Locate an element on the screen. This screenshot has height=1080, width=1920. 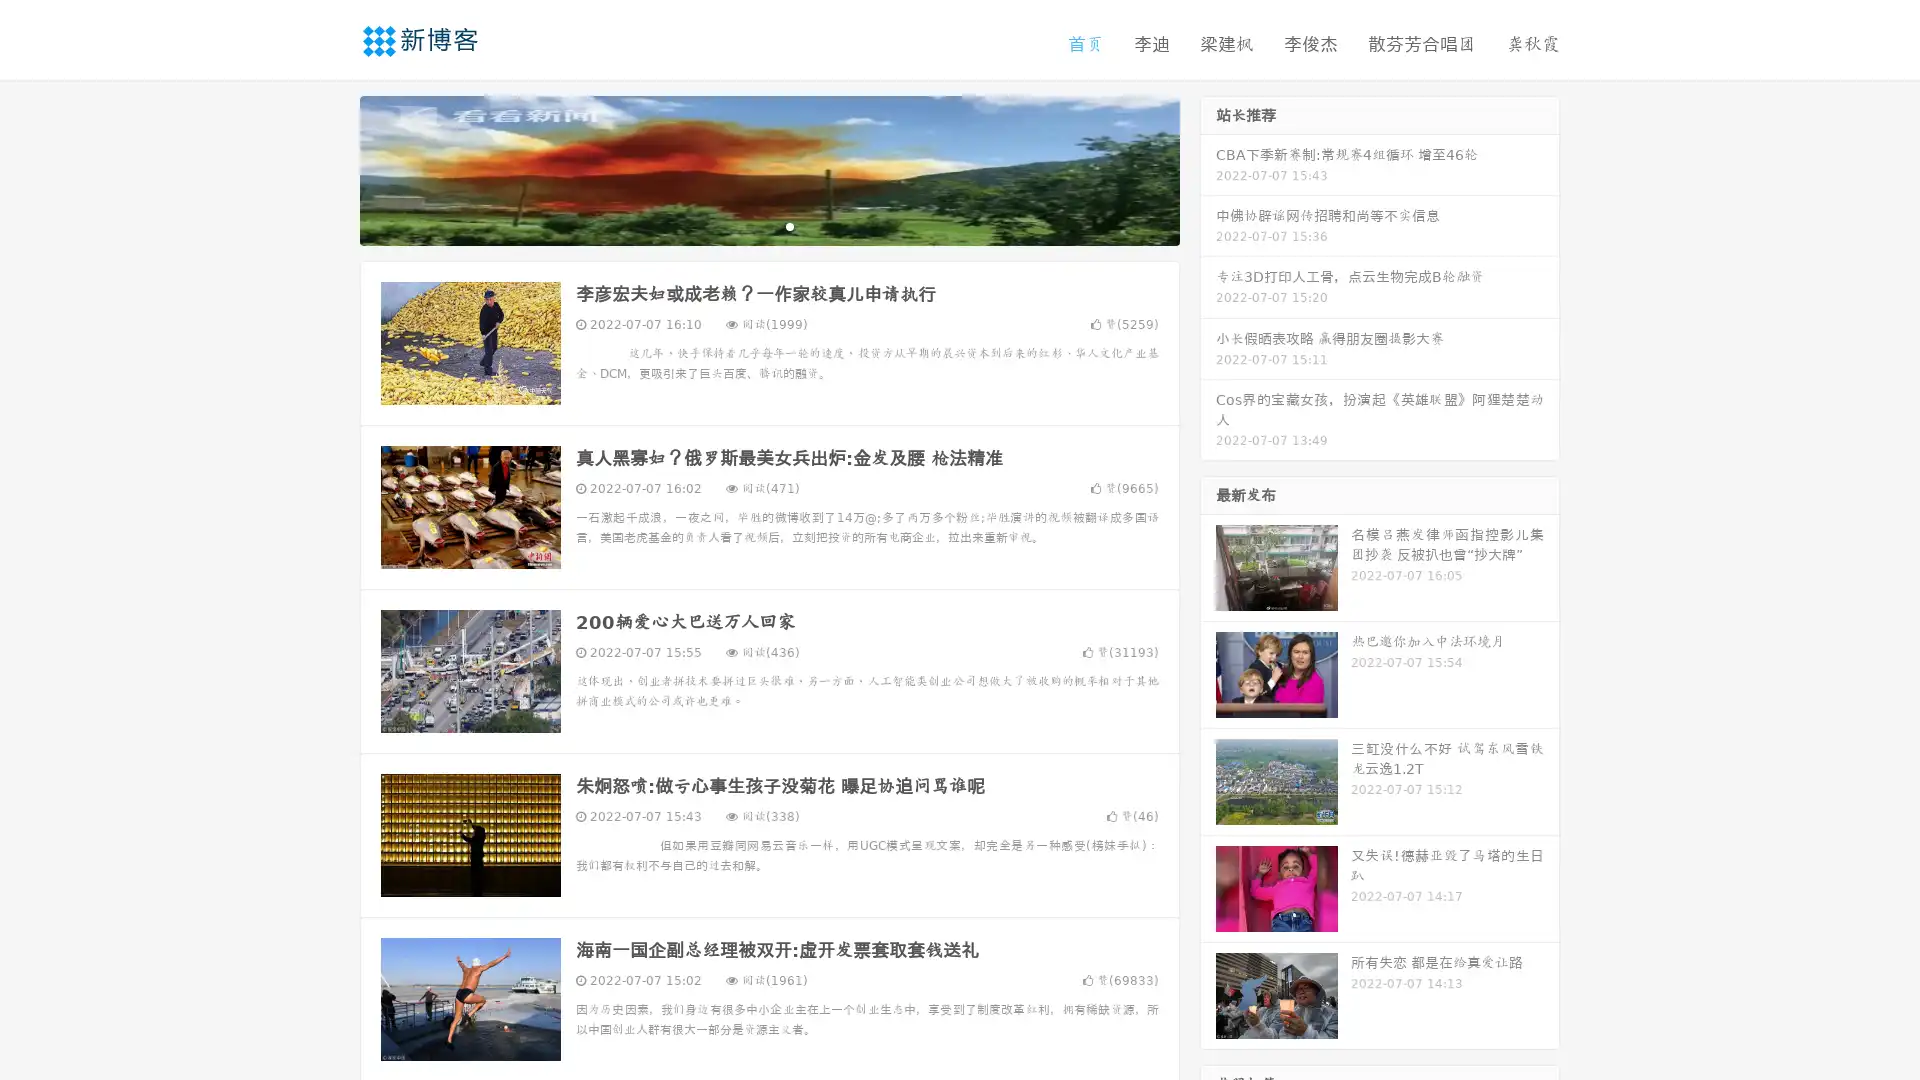
Next slide is located at coordinates (1208, 168).